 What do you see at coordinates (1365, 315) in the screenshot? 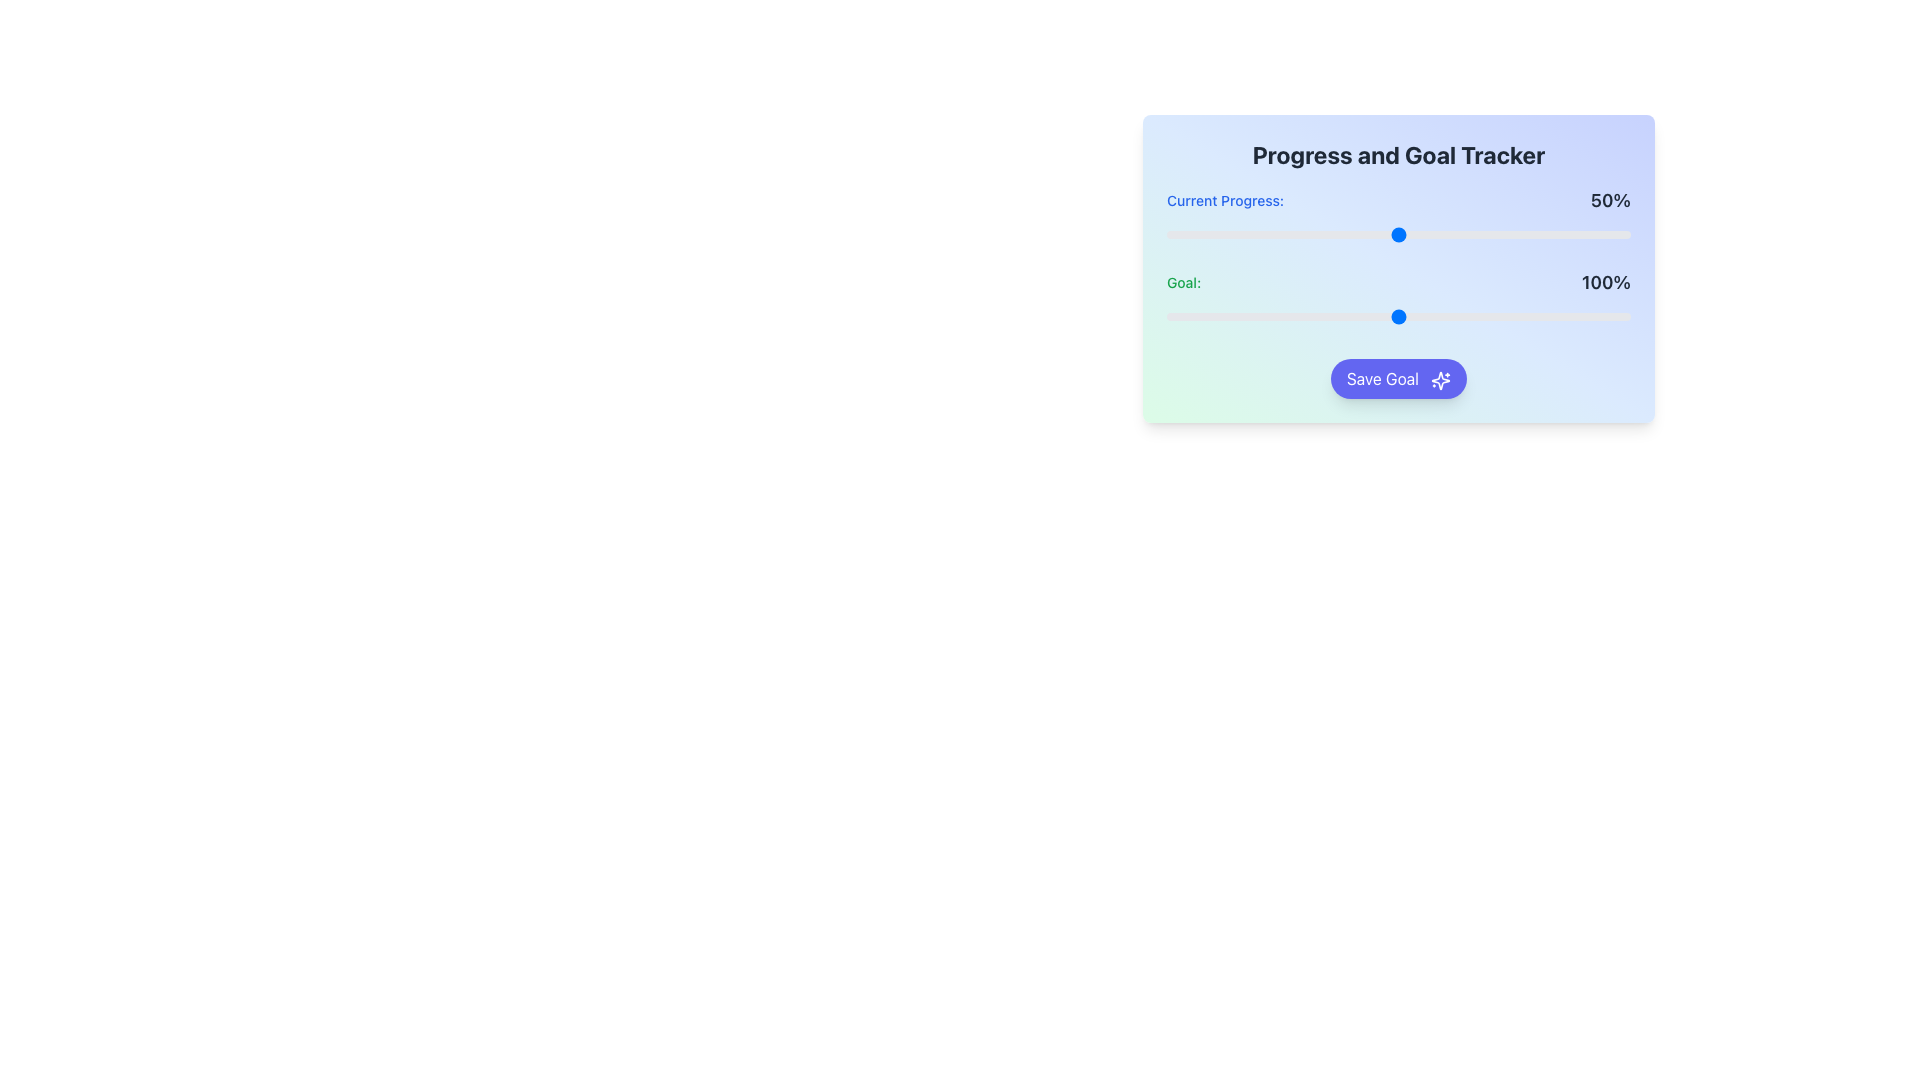
I see `the slider value` at bounding box center [1365, 315].